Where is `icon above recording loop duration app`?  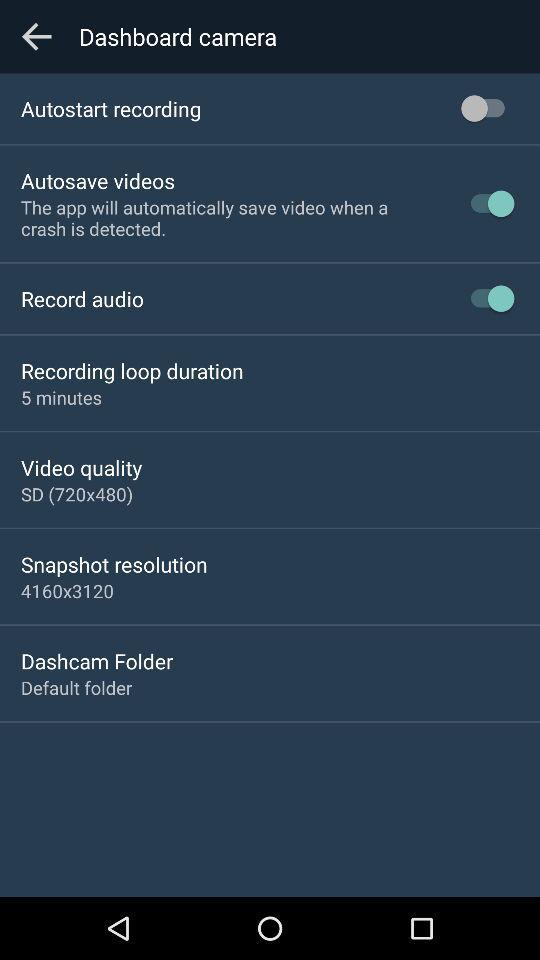
icon above recording loop duration app is located at coordinates (81, 297).